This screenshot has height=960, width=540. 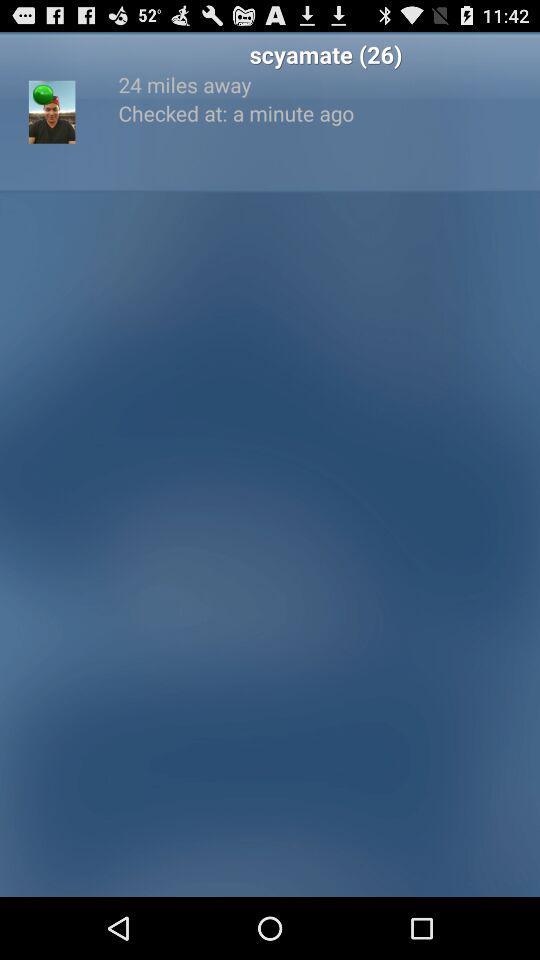 I want to click on the checked at a item, so click(x=325, y=112).